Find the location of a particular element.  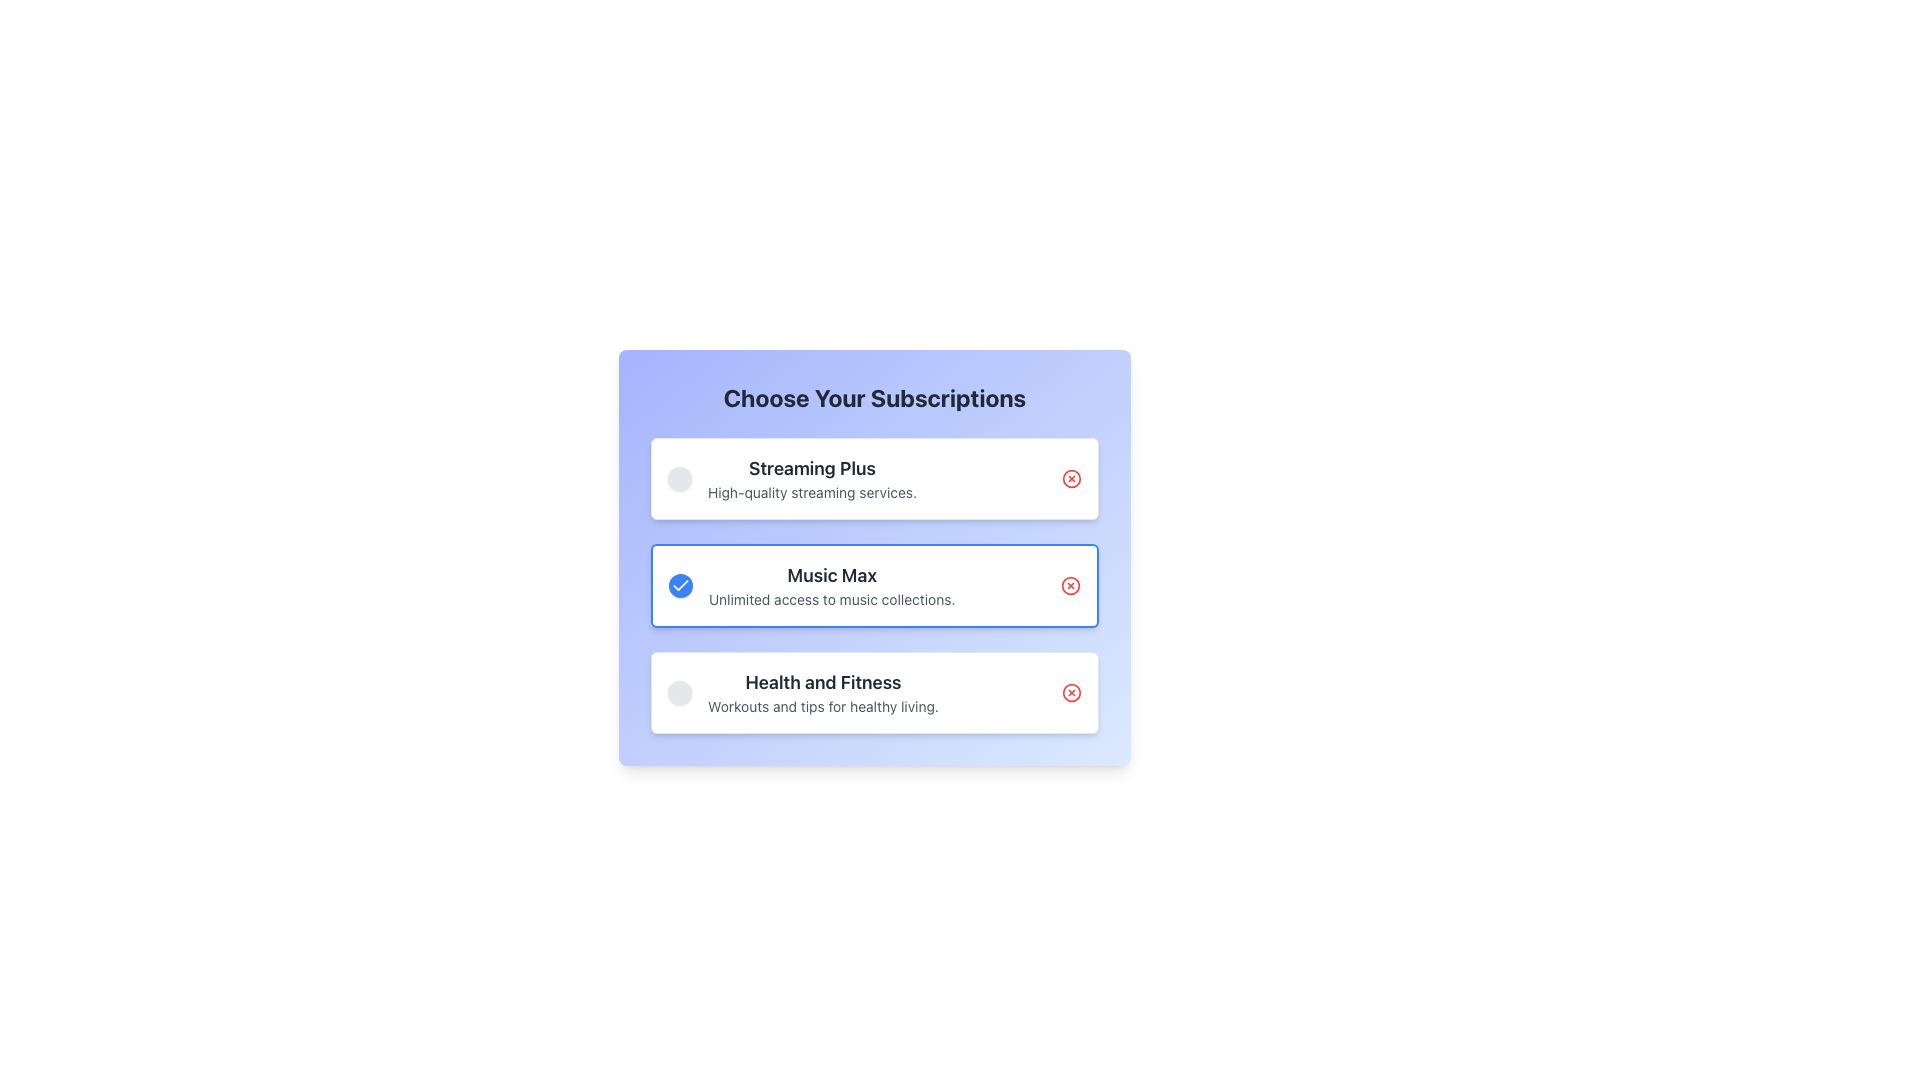

the circular radio button located near the left side of the 'Streaming Plus' subscription option is located at coordinates (680, 478).